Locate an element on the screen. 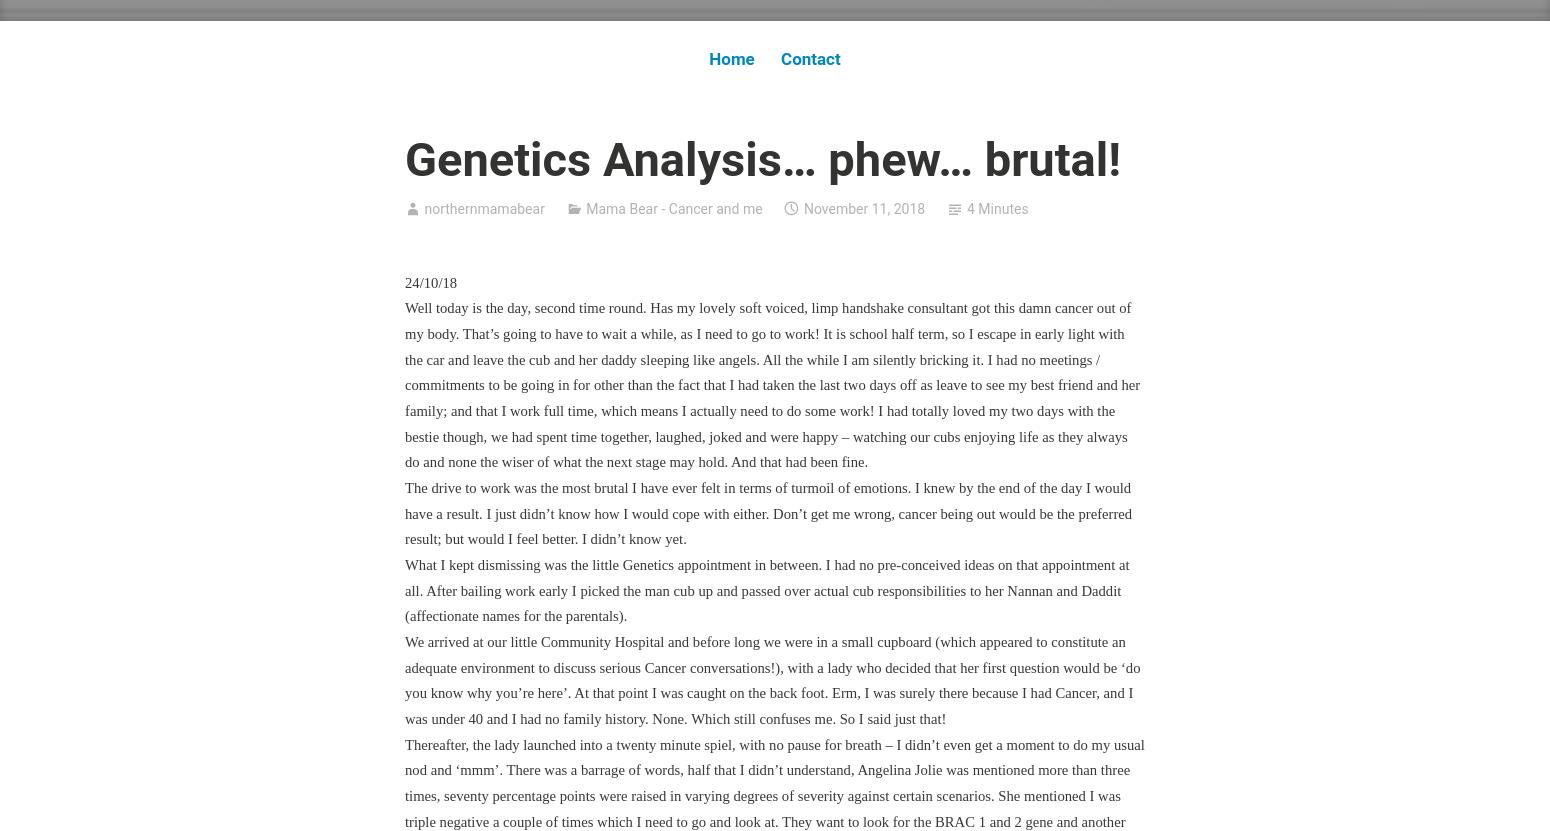 This screenshot has width=1550, height=831. 'Home' is located at coordinates (731, 57).